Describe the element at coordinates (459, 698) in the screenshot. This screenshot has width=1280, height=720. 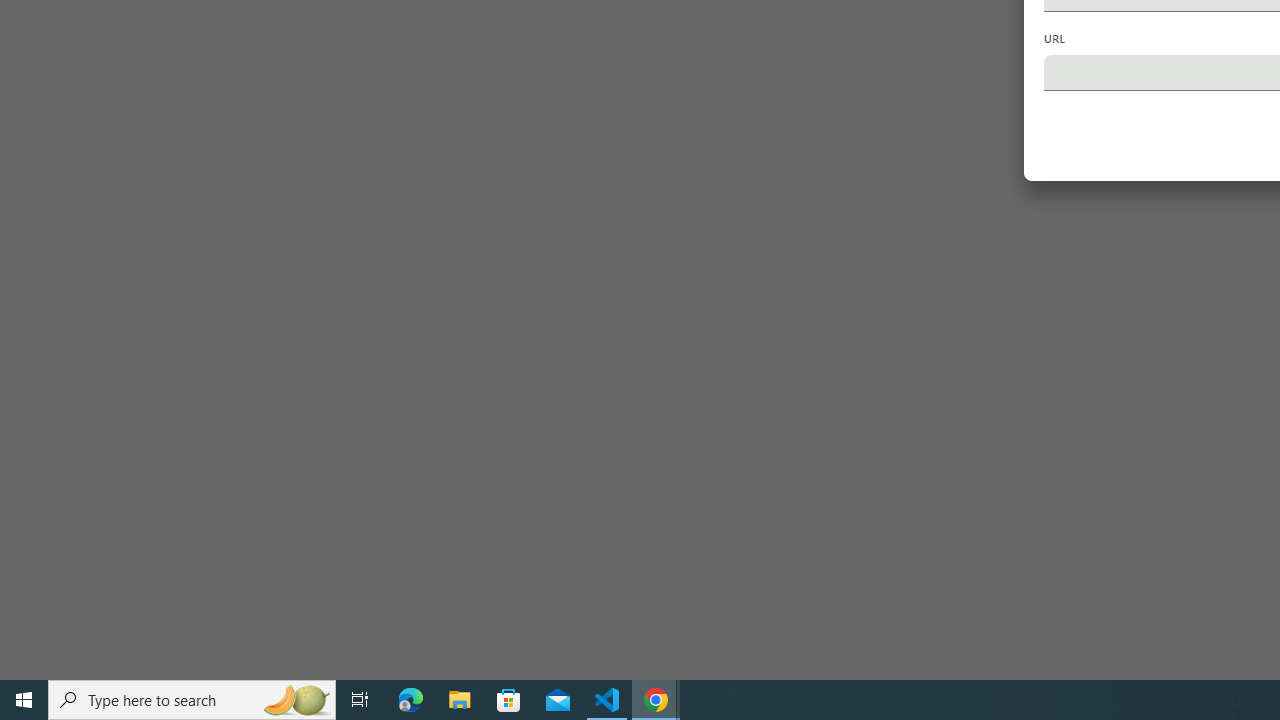
I see `'File Explorer'` at that location.